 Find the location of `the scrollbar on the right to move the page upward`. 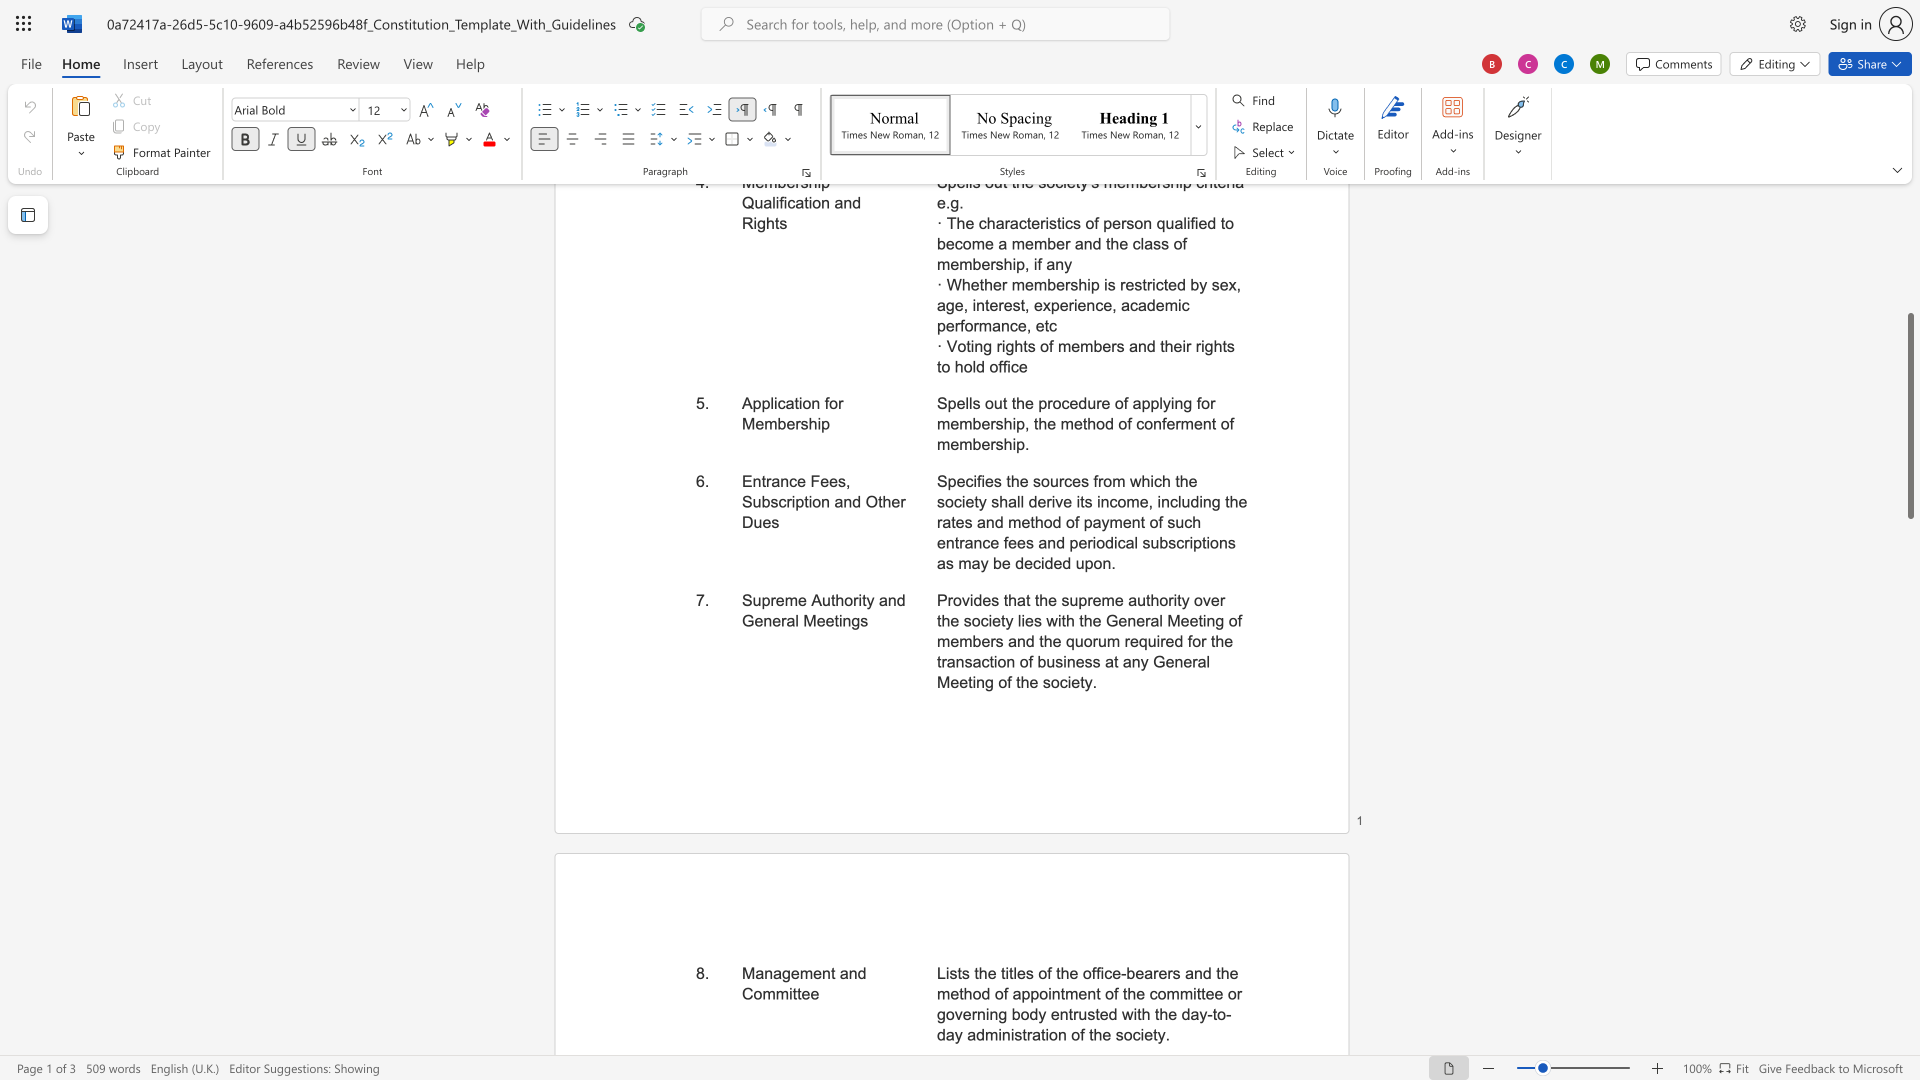

the scrollbar on the right to move the page upward is located at coordinates (1909, 329).